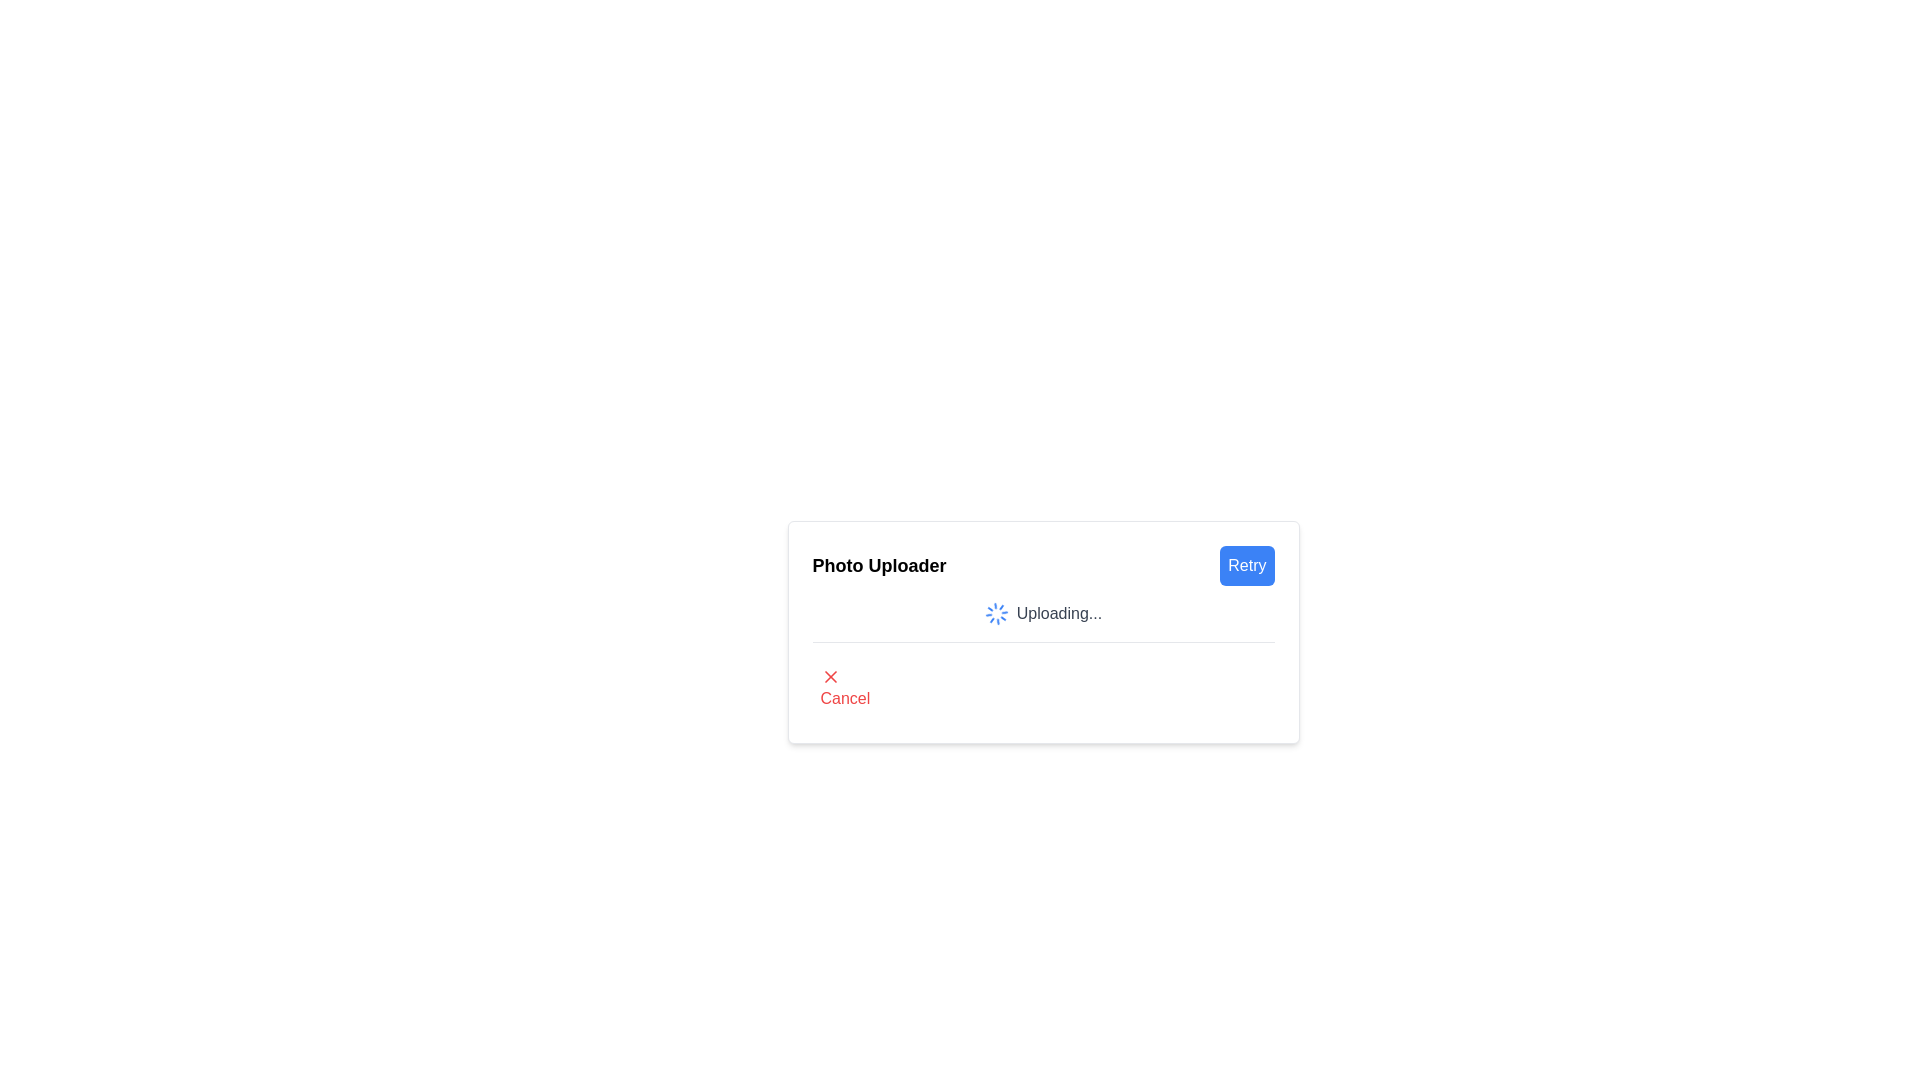 The image size is (1920, 1080). I want to click on the status indicated by the Loader with Status Text displaying 'Uploading...' in the Photo Uploader popup, so click(1042, 612).